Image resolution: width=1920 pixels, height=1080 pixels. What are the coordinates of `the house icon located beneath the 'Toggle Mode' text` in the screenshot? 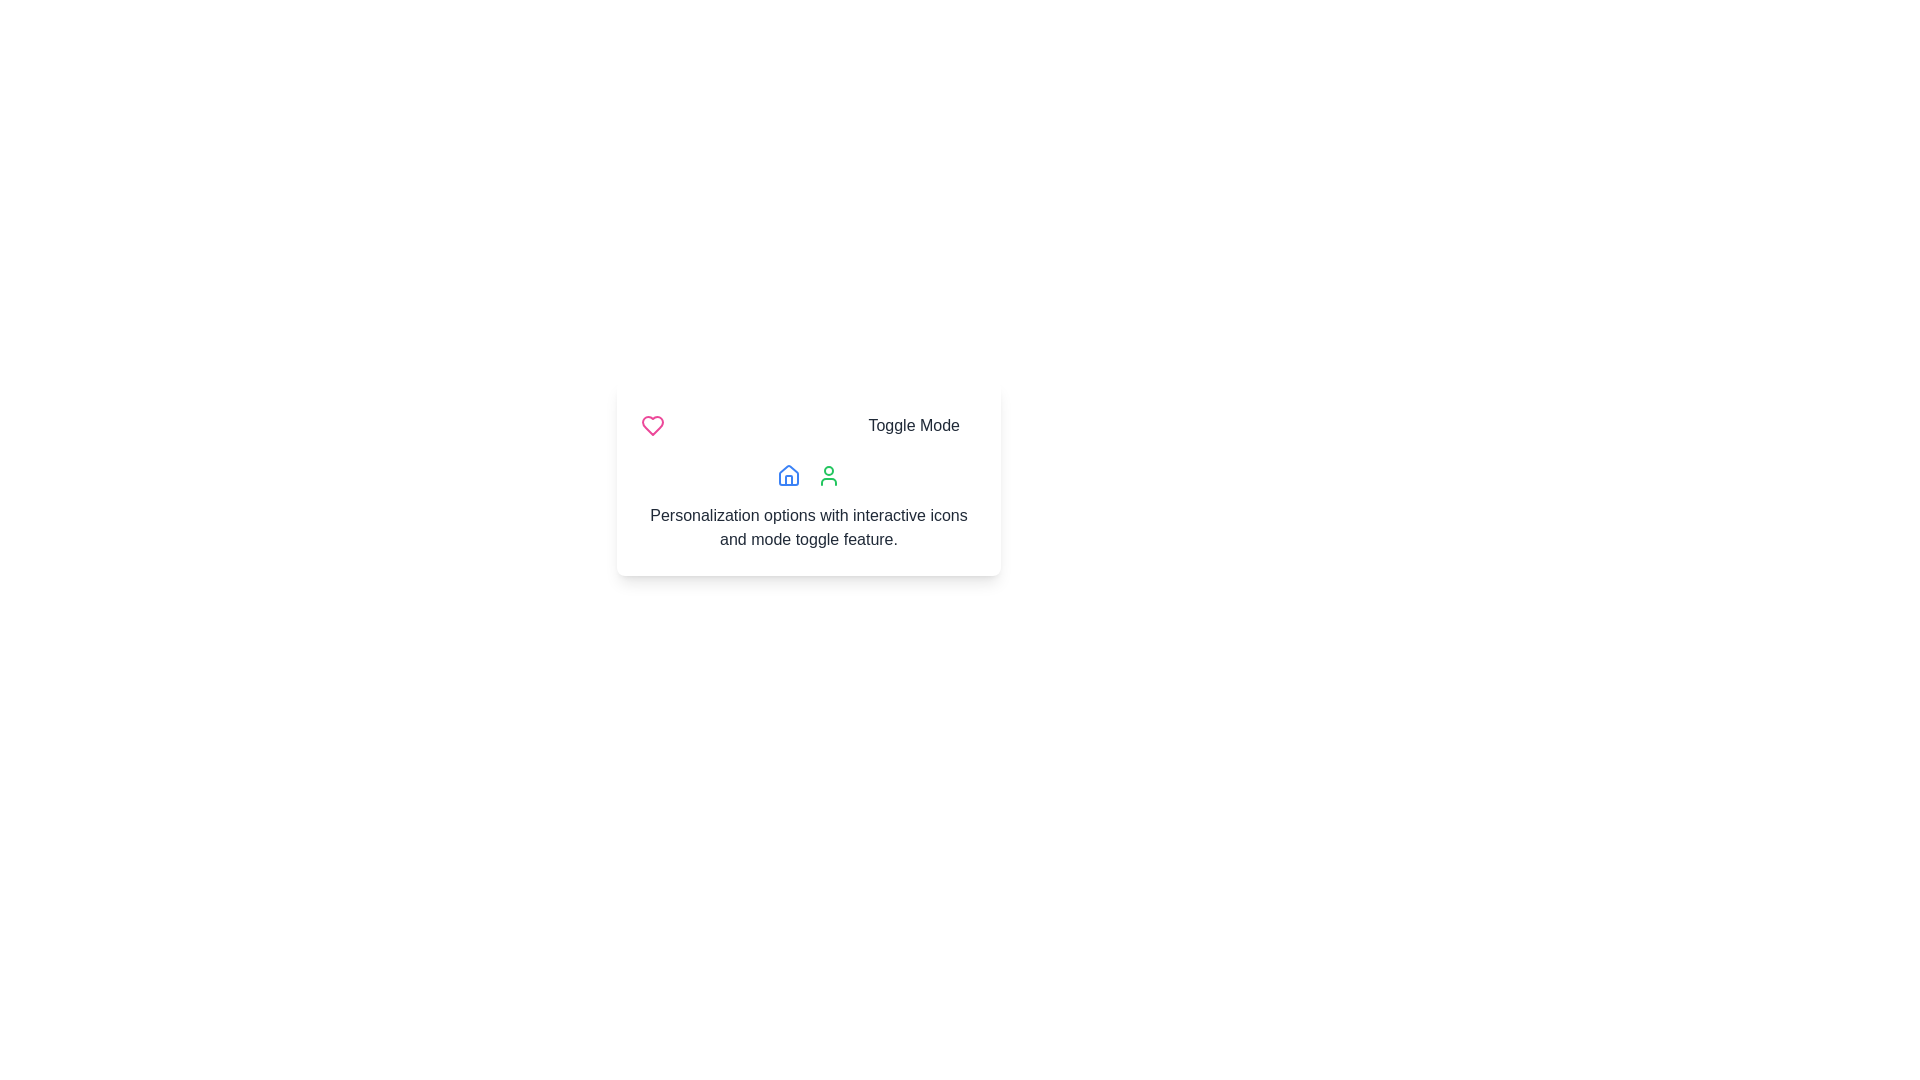 It's located at (809, 474).